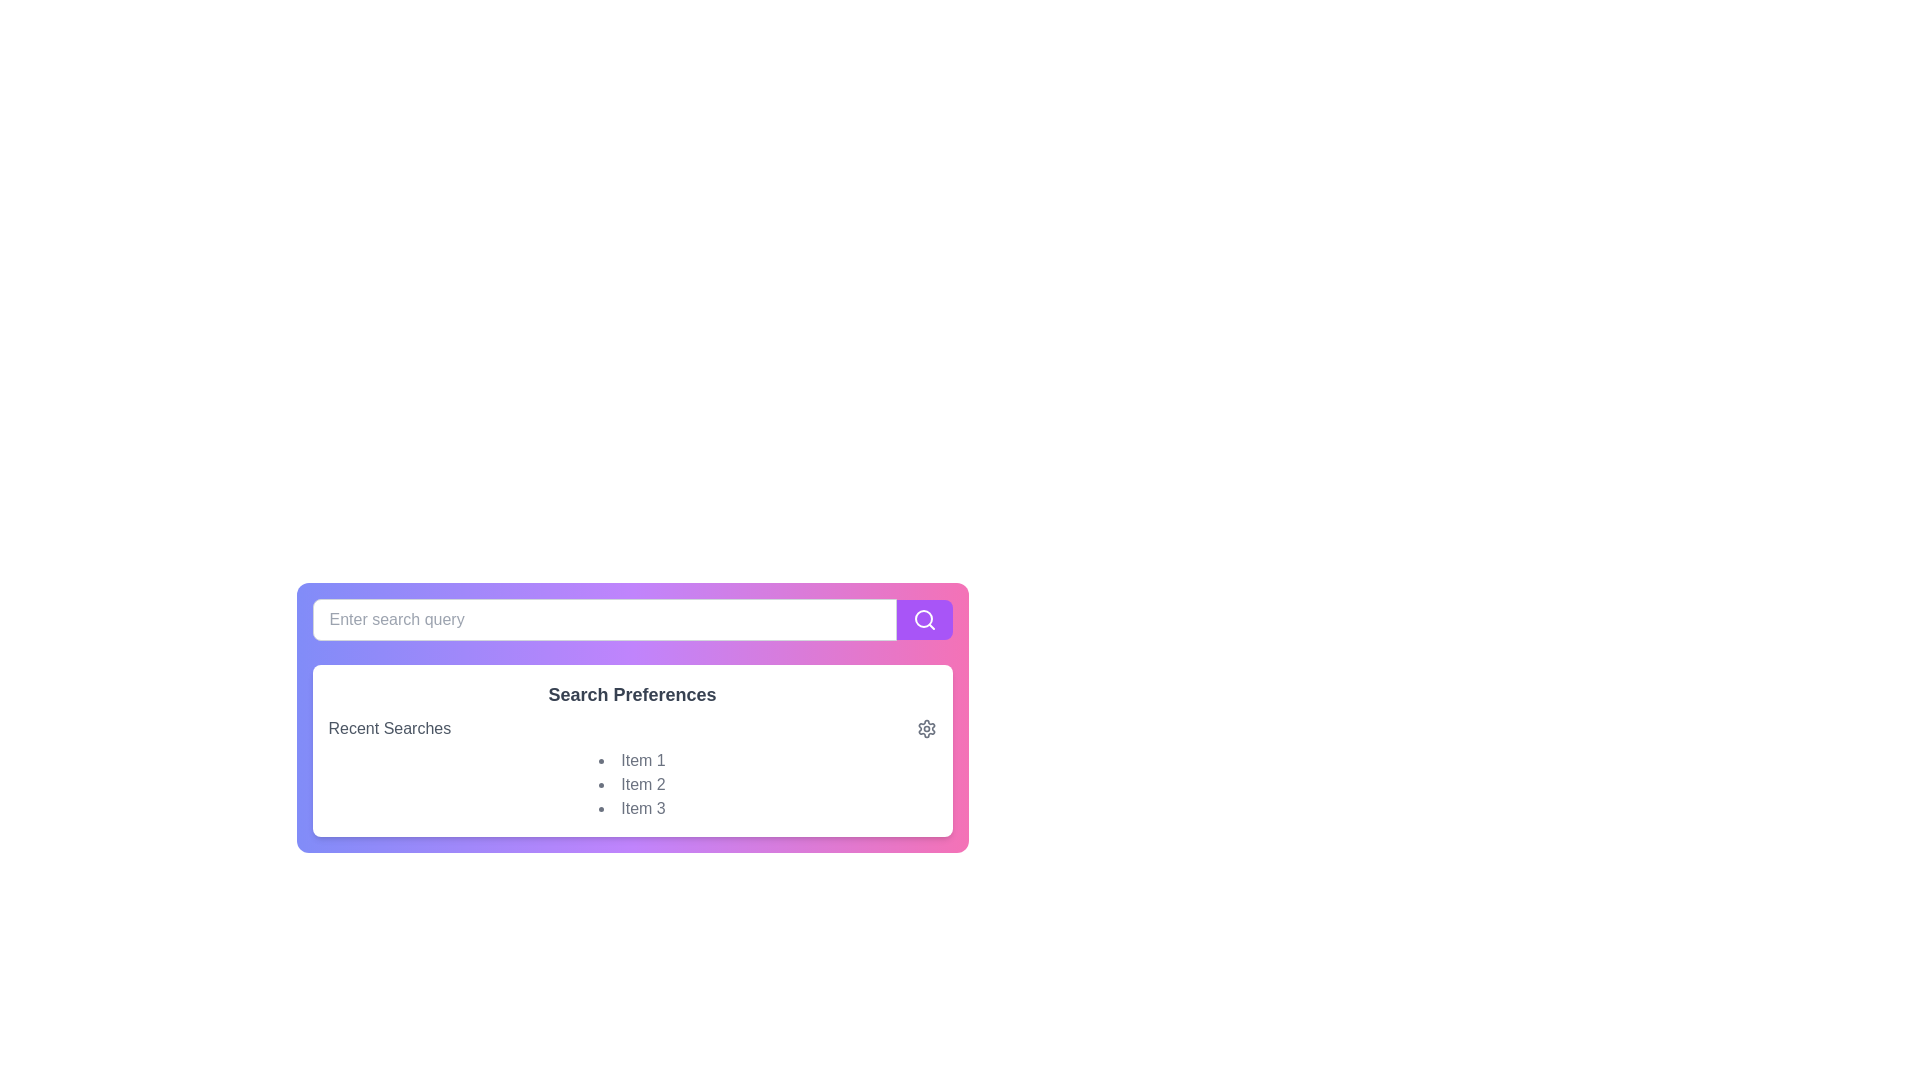 This screenshot has height=1080, width=1920. Describe the element at coordinates (923, 619) in the screenshot. I see `the 'Search' icon located at the right end of the purple button to initiate a search action` at that location.